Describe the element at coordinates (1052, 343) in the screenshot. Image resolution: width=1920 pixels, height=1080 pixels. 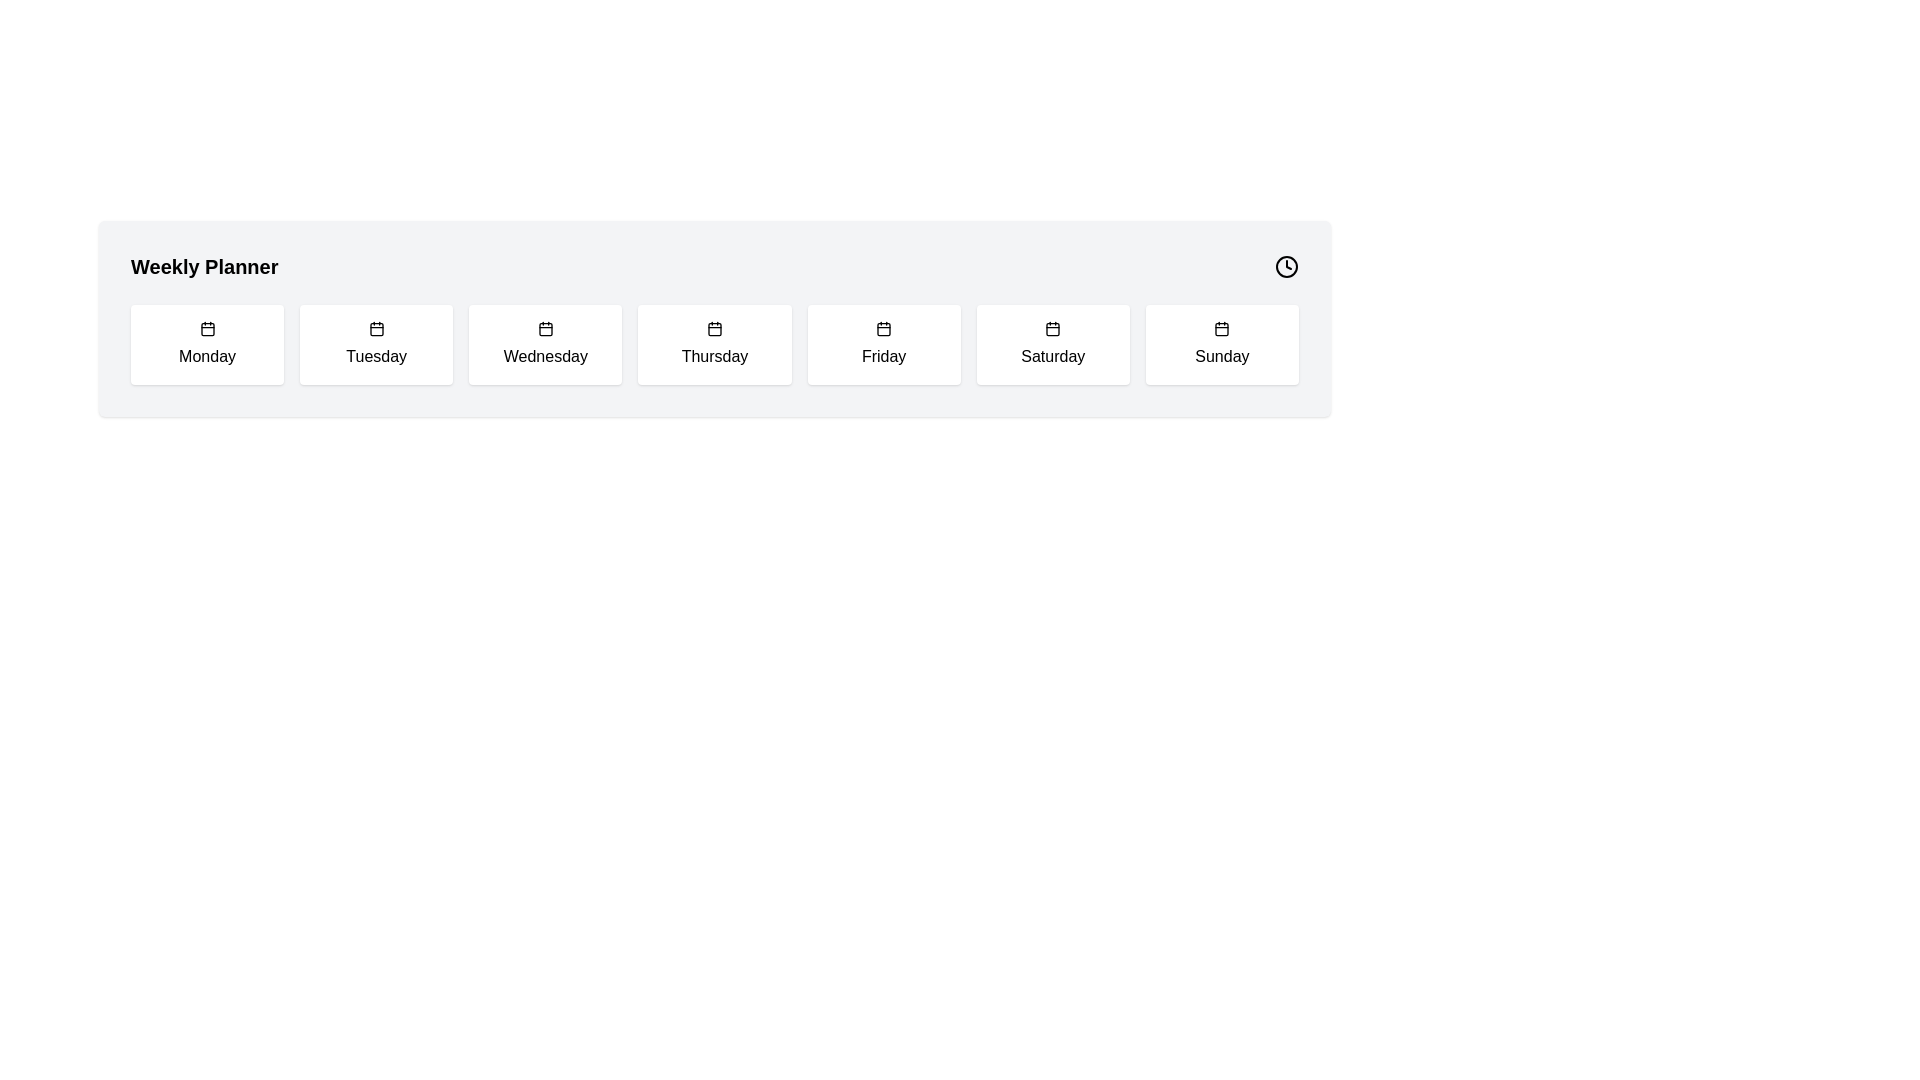
I see `the button representing 'Saturday', which has a white background and a calendar icon` at that location.